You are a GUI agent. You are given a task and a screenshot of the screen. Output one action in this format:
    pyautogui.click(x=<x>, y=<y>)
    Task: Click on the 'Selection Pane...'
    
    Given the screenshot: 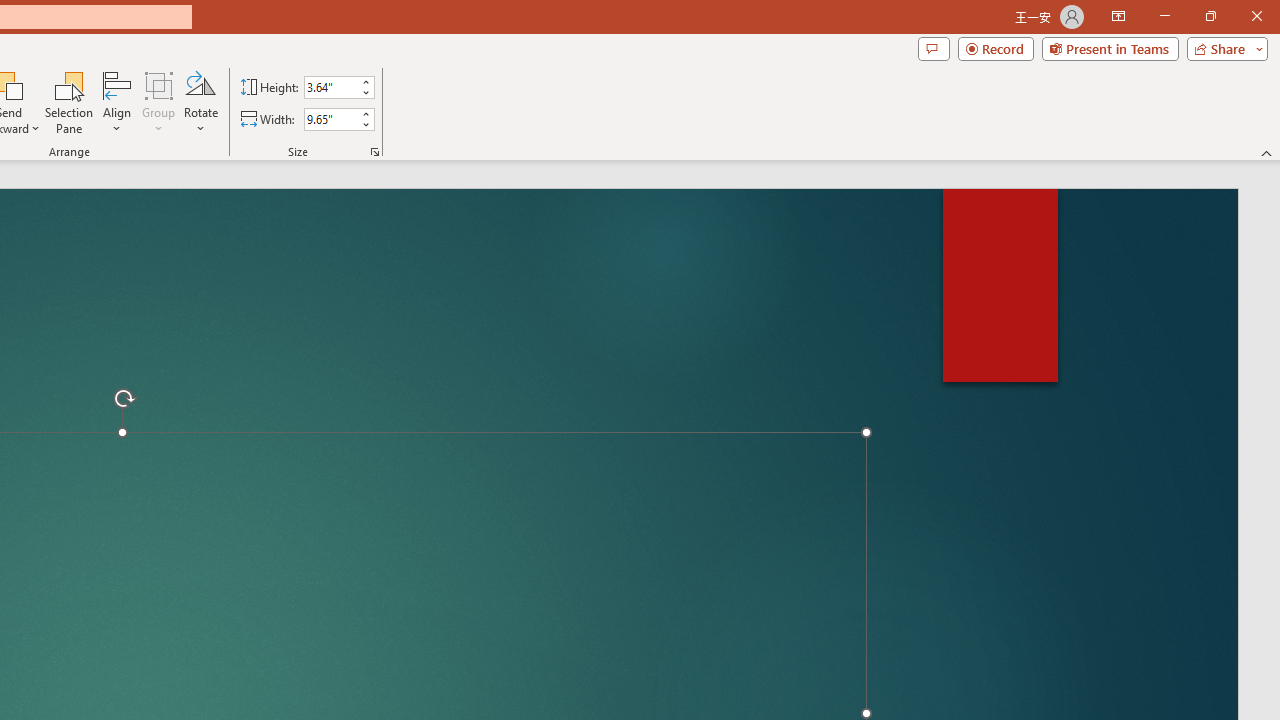 What is the action you would take?
    pyautogui.click(x=69, y=103)
    